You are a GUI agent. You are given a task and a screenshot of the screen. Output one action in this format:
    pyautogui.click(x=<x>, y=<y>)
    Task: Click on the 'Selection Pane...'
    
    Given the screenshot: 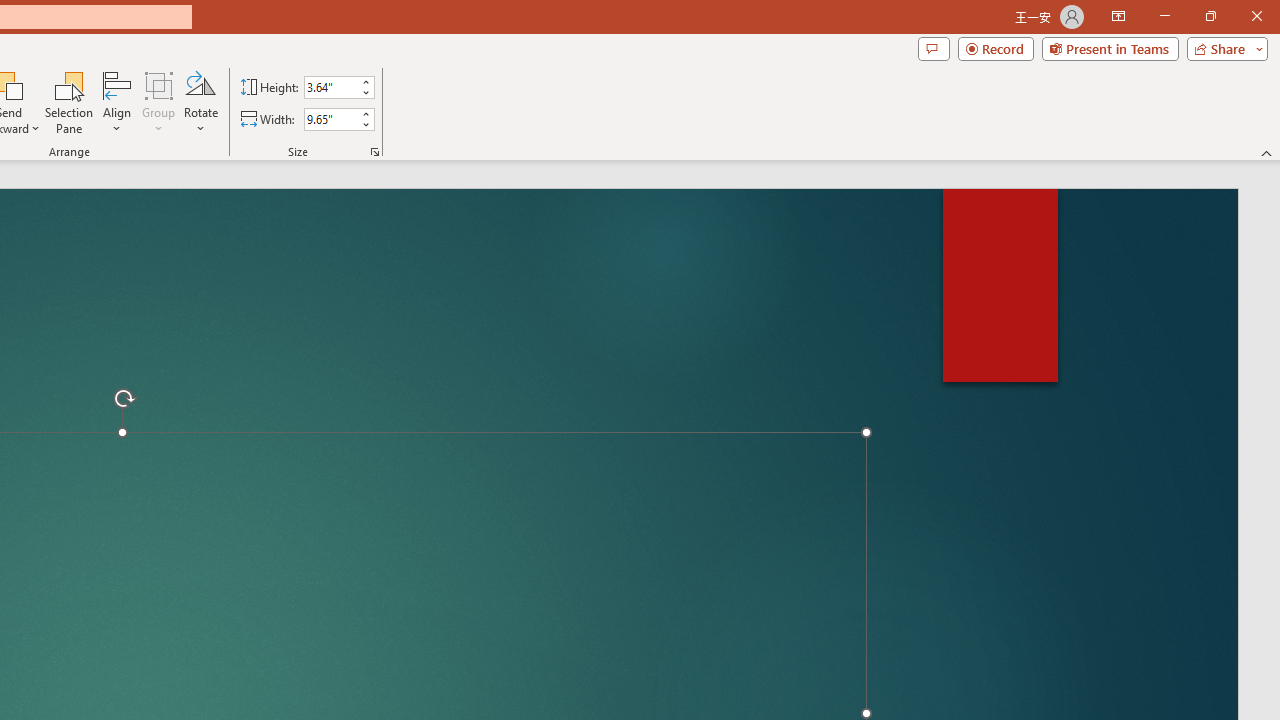 What is the action you would take?
    pyautogui.click(x=69, y=103)
    